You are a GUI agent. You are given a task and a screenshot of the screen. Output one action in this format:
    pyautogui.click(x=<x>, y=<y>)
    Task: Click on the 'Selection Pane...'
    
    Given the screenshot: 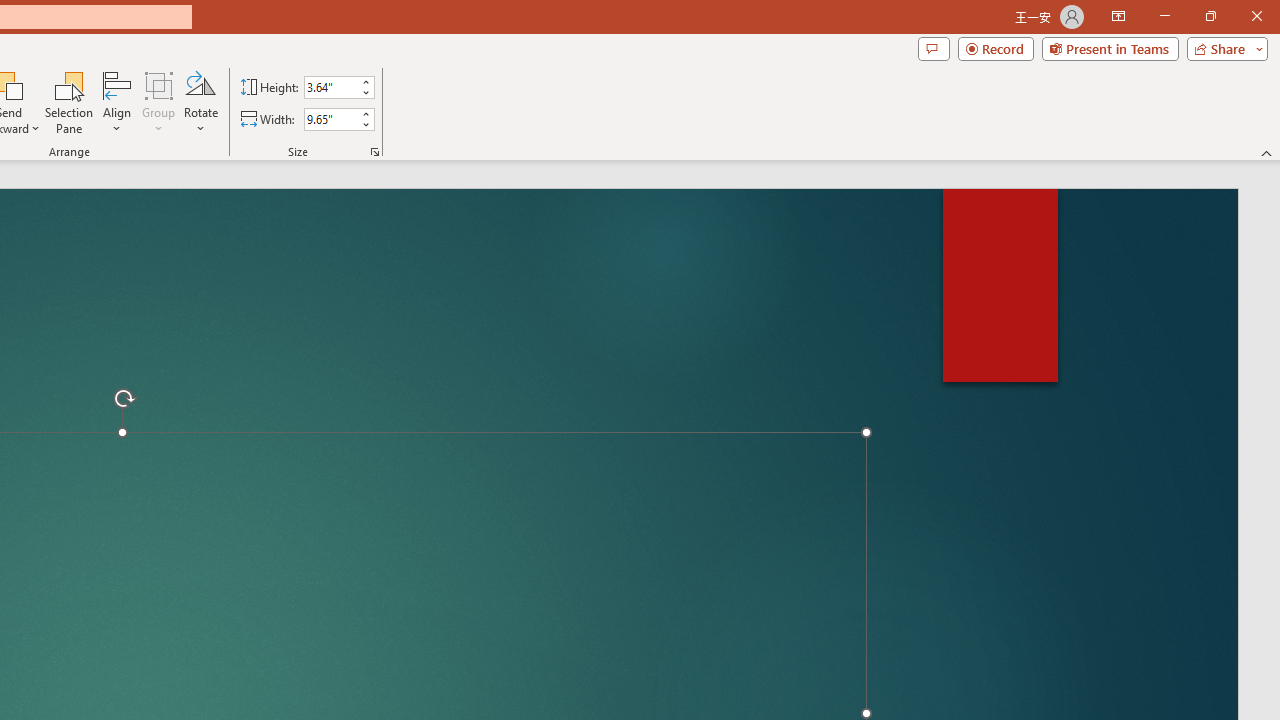 What is the action you would take?
    pyautogui.click(x=69, y=103)
    